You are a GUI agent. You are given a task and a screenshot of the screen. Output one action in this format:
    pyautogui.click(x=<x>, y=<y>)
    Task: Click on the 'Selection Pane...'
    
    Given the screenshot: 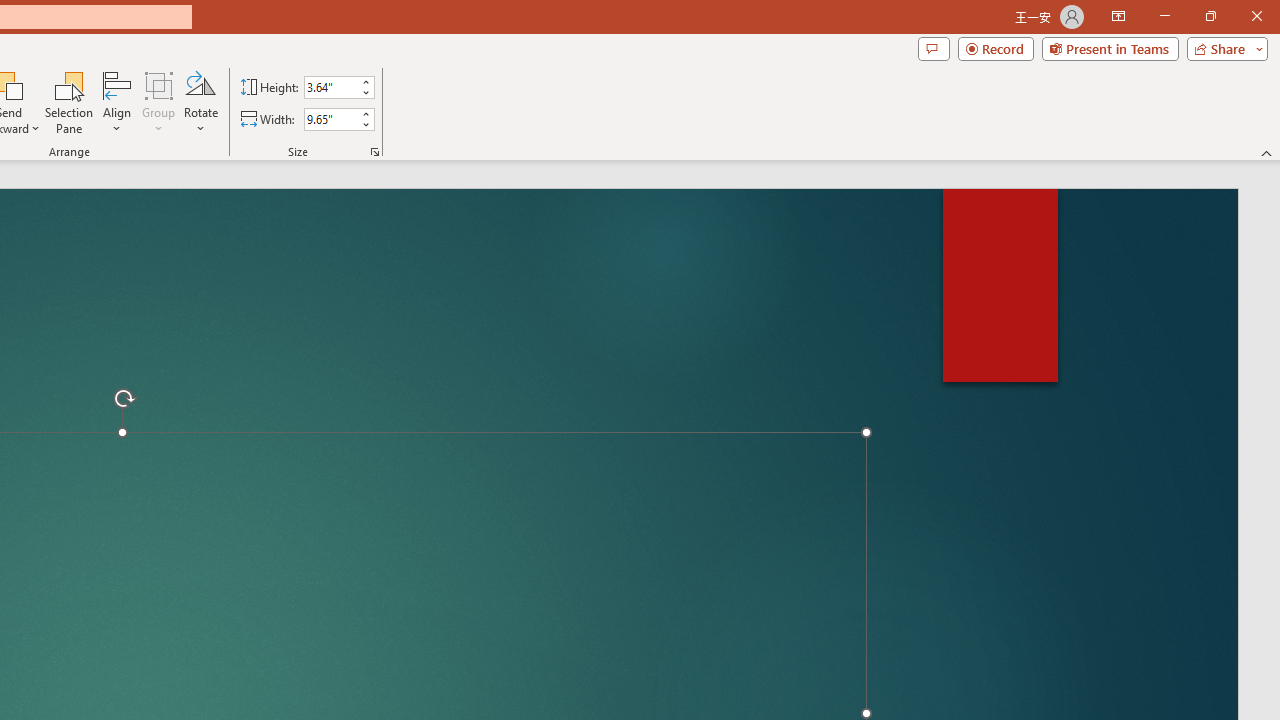 What is the action you would take?
    pyautogui.click(x=69, y=103)
    